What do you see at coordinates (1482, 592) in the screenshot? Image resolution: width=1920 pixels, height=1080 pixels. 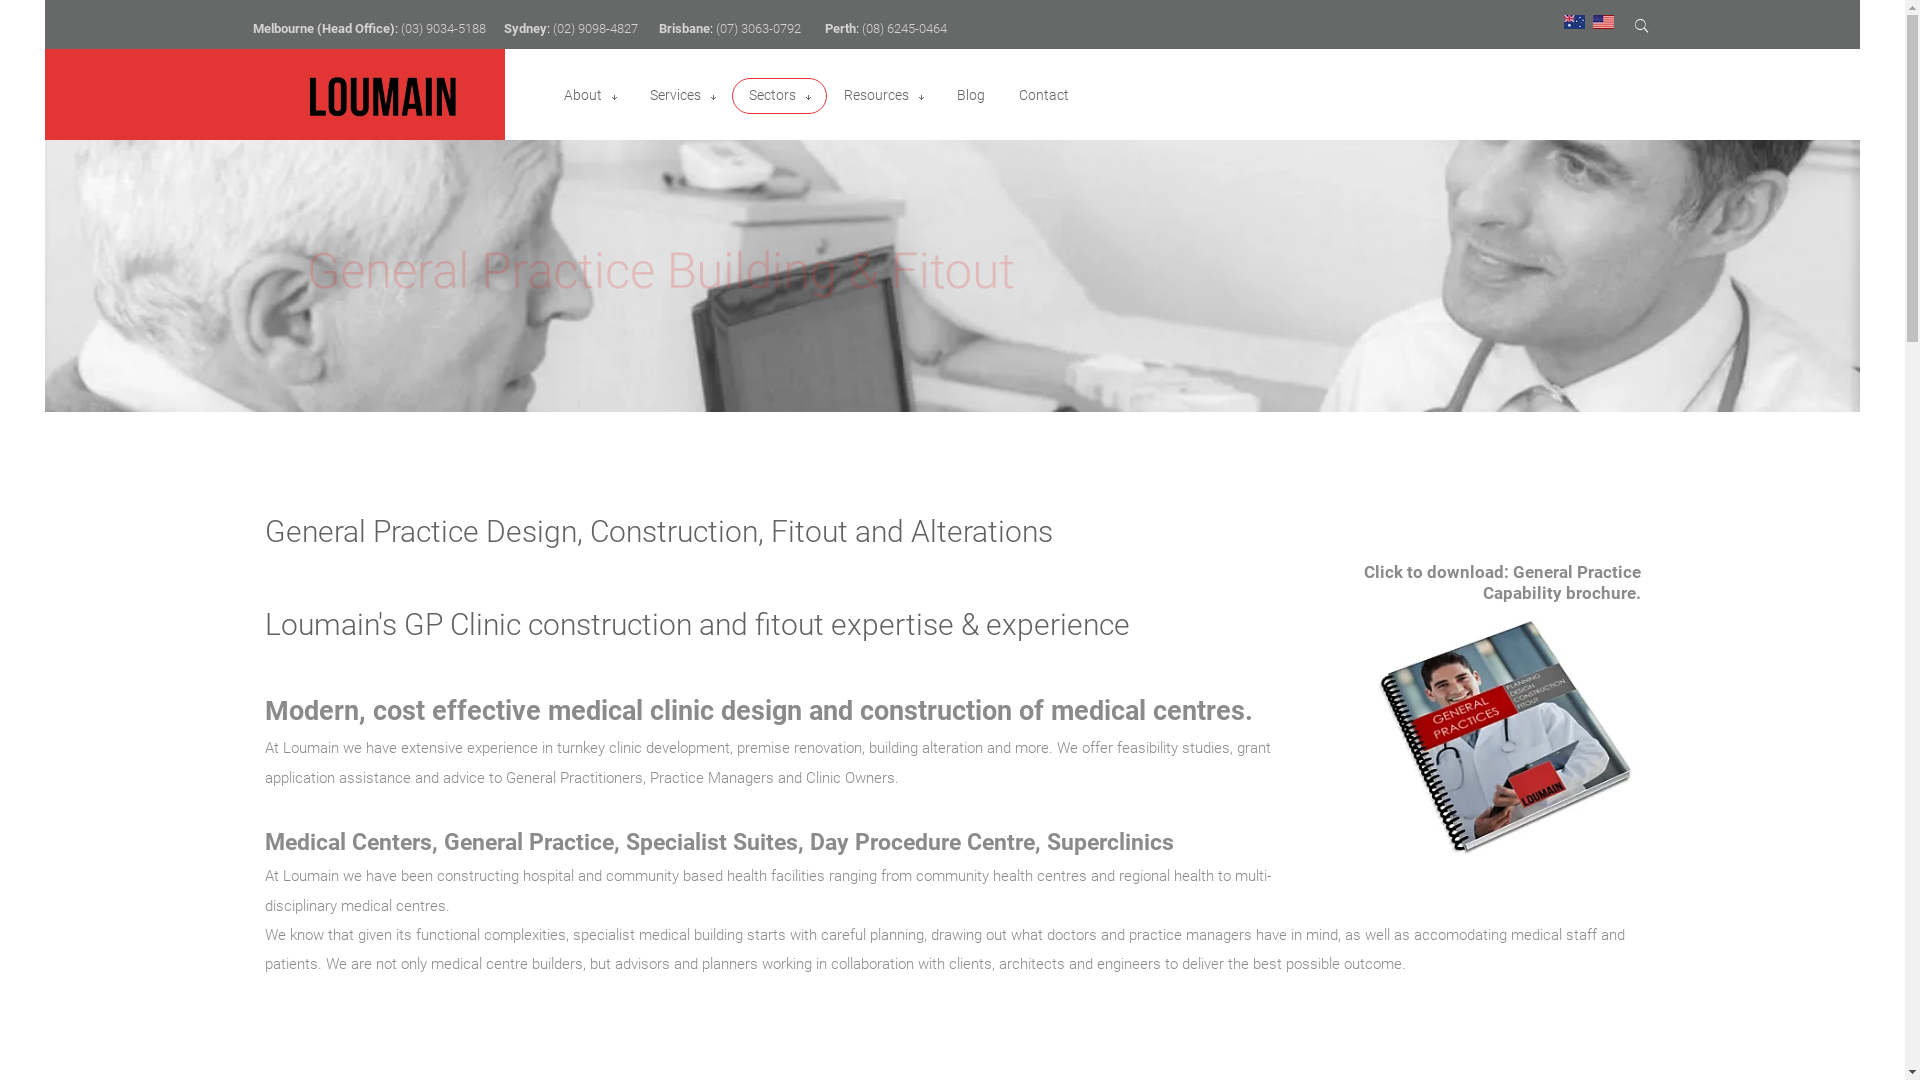 I see `'Capability brochure.'` at bounding box center [1482, 592].